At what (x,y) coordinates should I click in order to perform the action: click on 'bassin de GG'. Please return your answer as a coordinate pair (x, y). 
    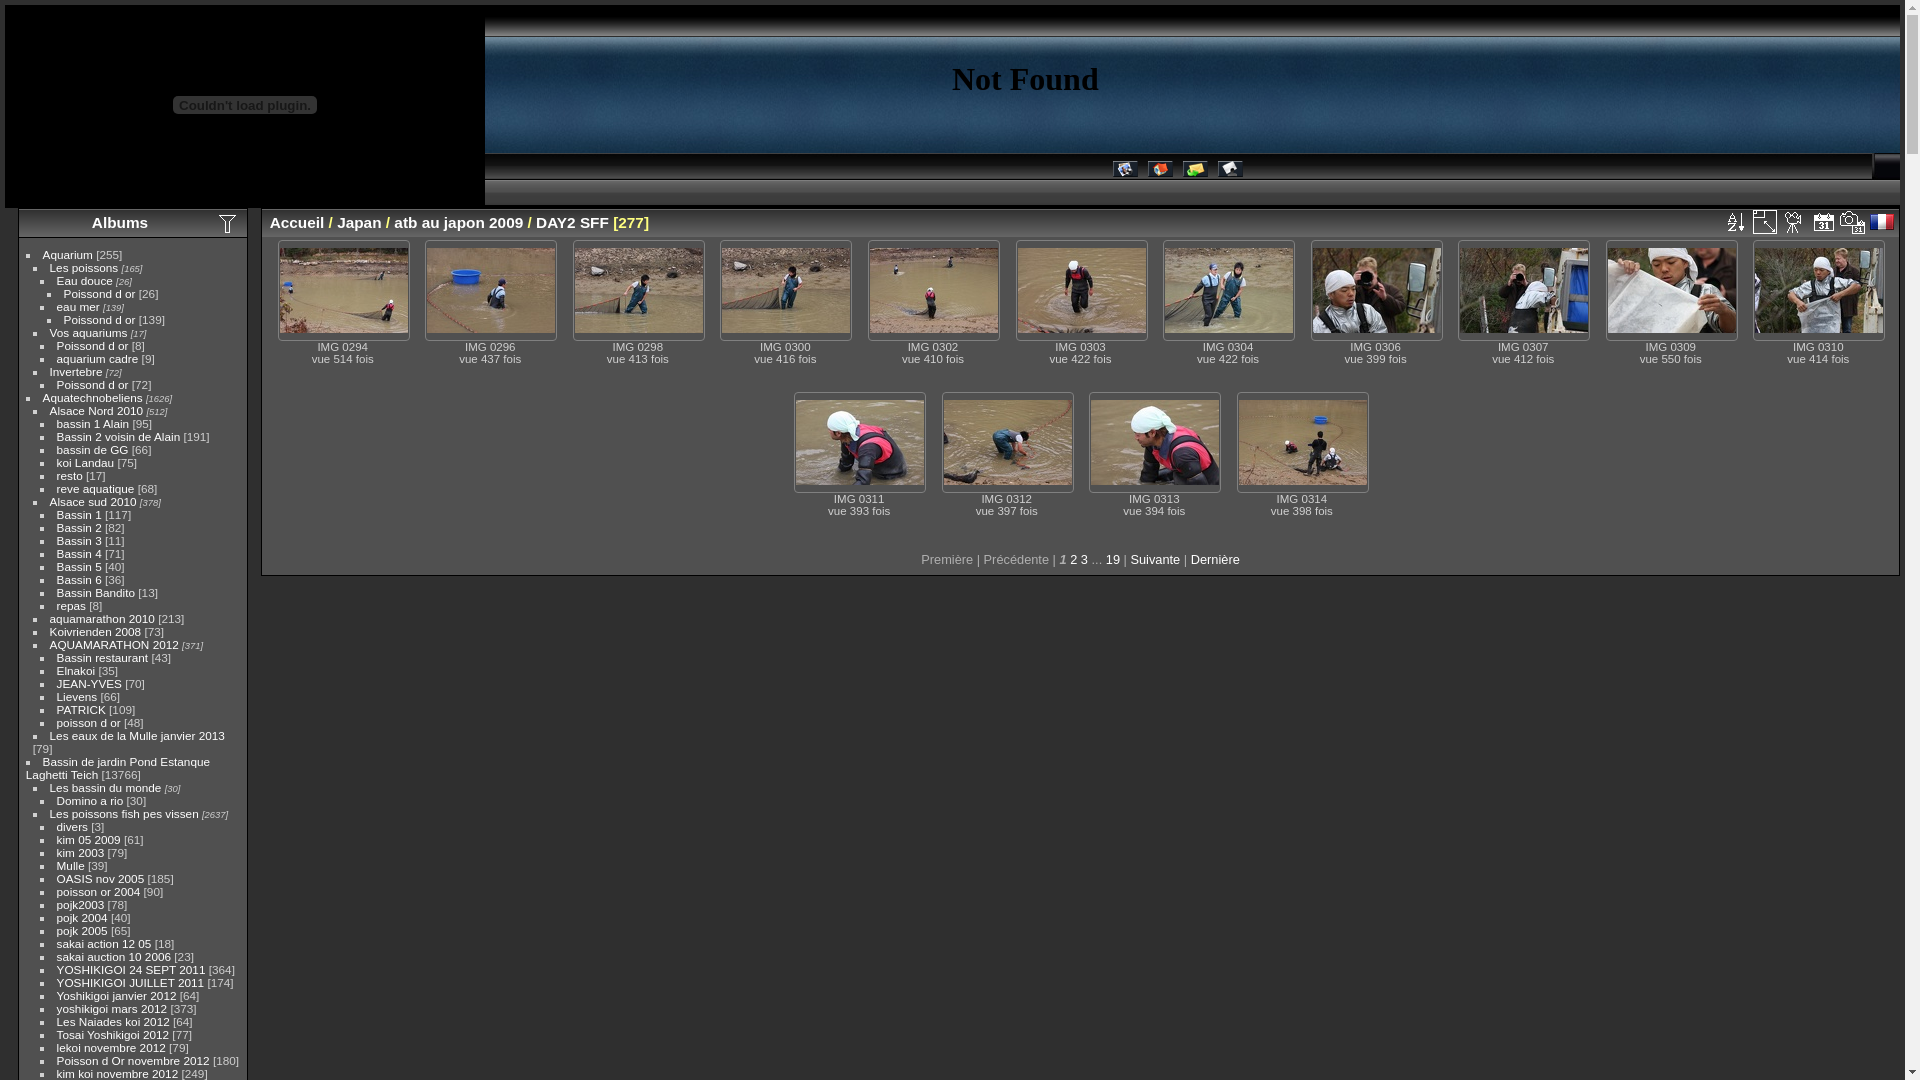
    Looking at the image, I should click on (91, 448).